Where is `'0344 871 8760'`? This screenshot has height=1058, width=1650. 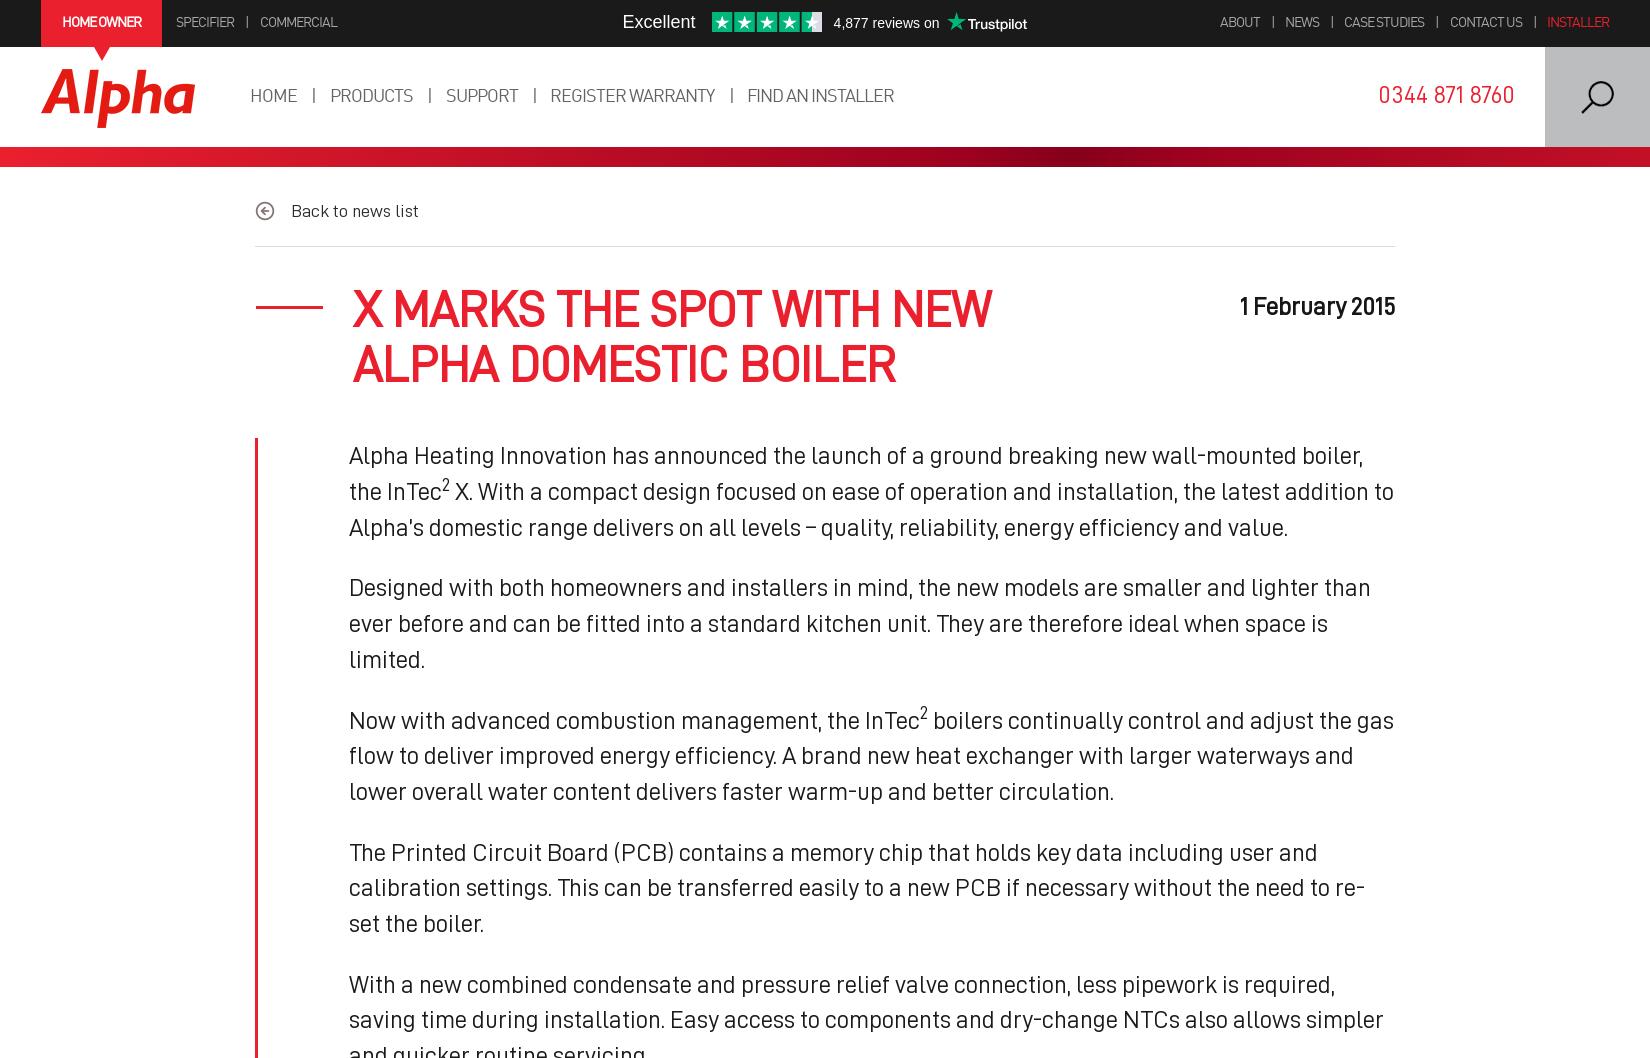 '0344 871 8760' is located at coordinates (1445, 93).